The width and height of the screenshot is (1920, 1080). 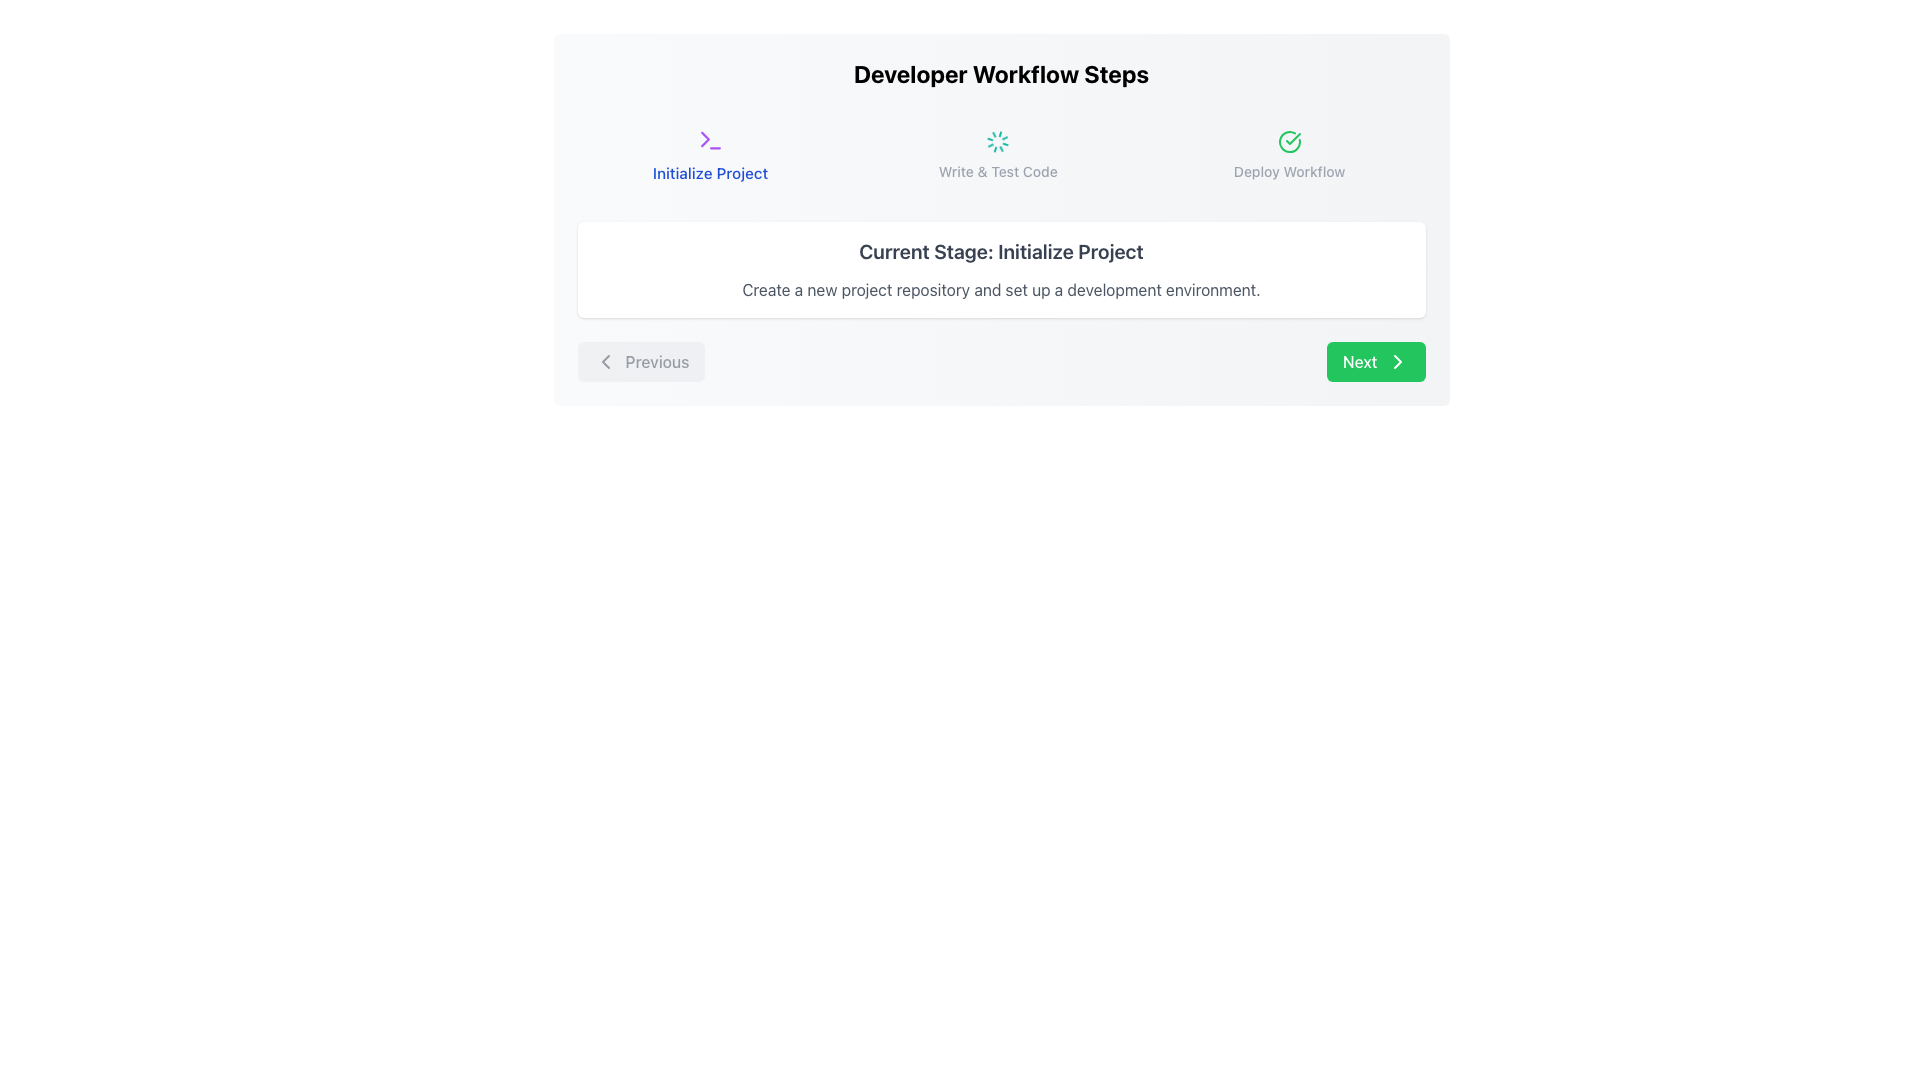 What do you see at coordinates (1396, 362) in the screenshot?
I see `the right-pointing chevron arrow icon, which is thin with a uniform black stroke and located immediately to the right of the 'Next' button` at bounding box center [1396, 362].